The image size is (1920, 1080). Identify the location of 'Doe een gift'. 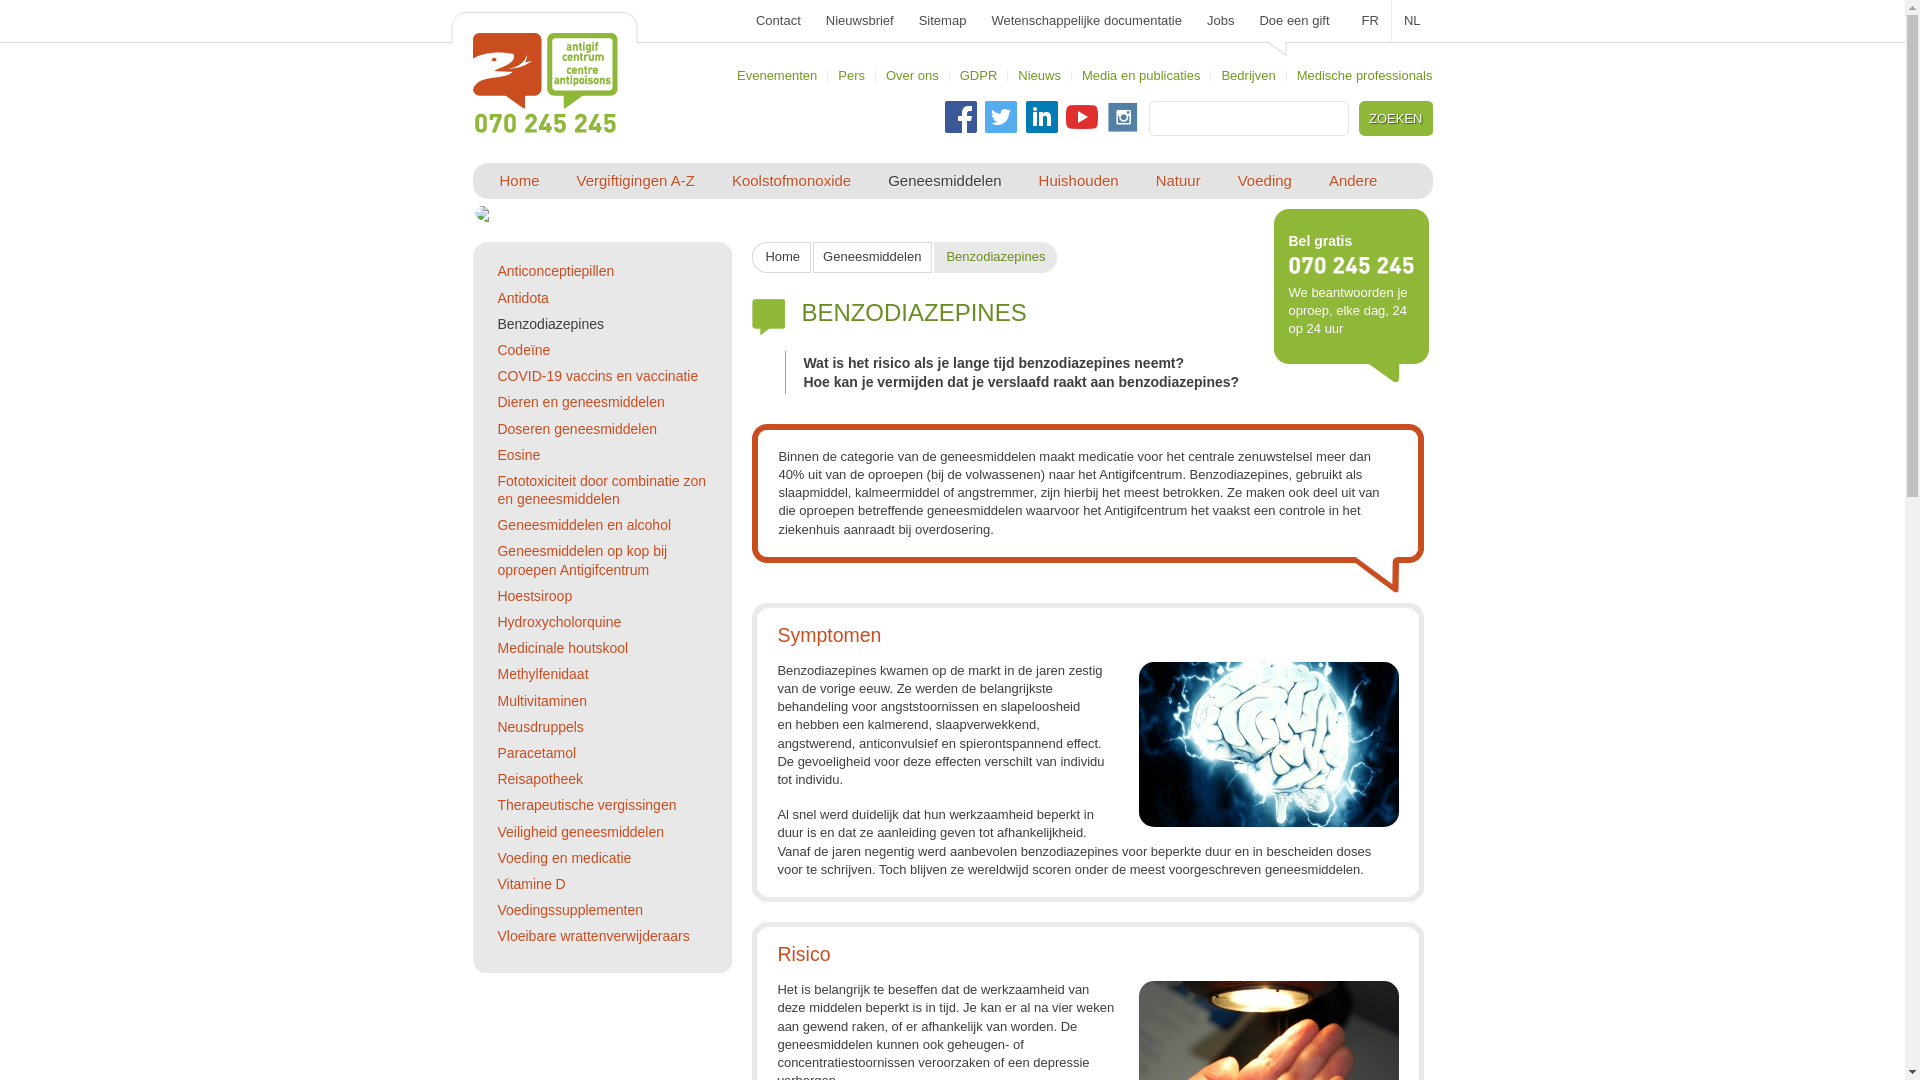
(1294, 20).